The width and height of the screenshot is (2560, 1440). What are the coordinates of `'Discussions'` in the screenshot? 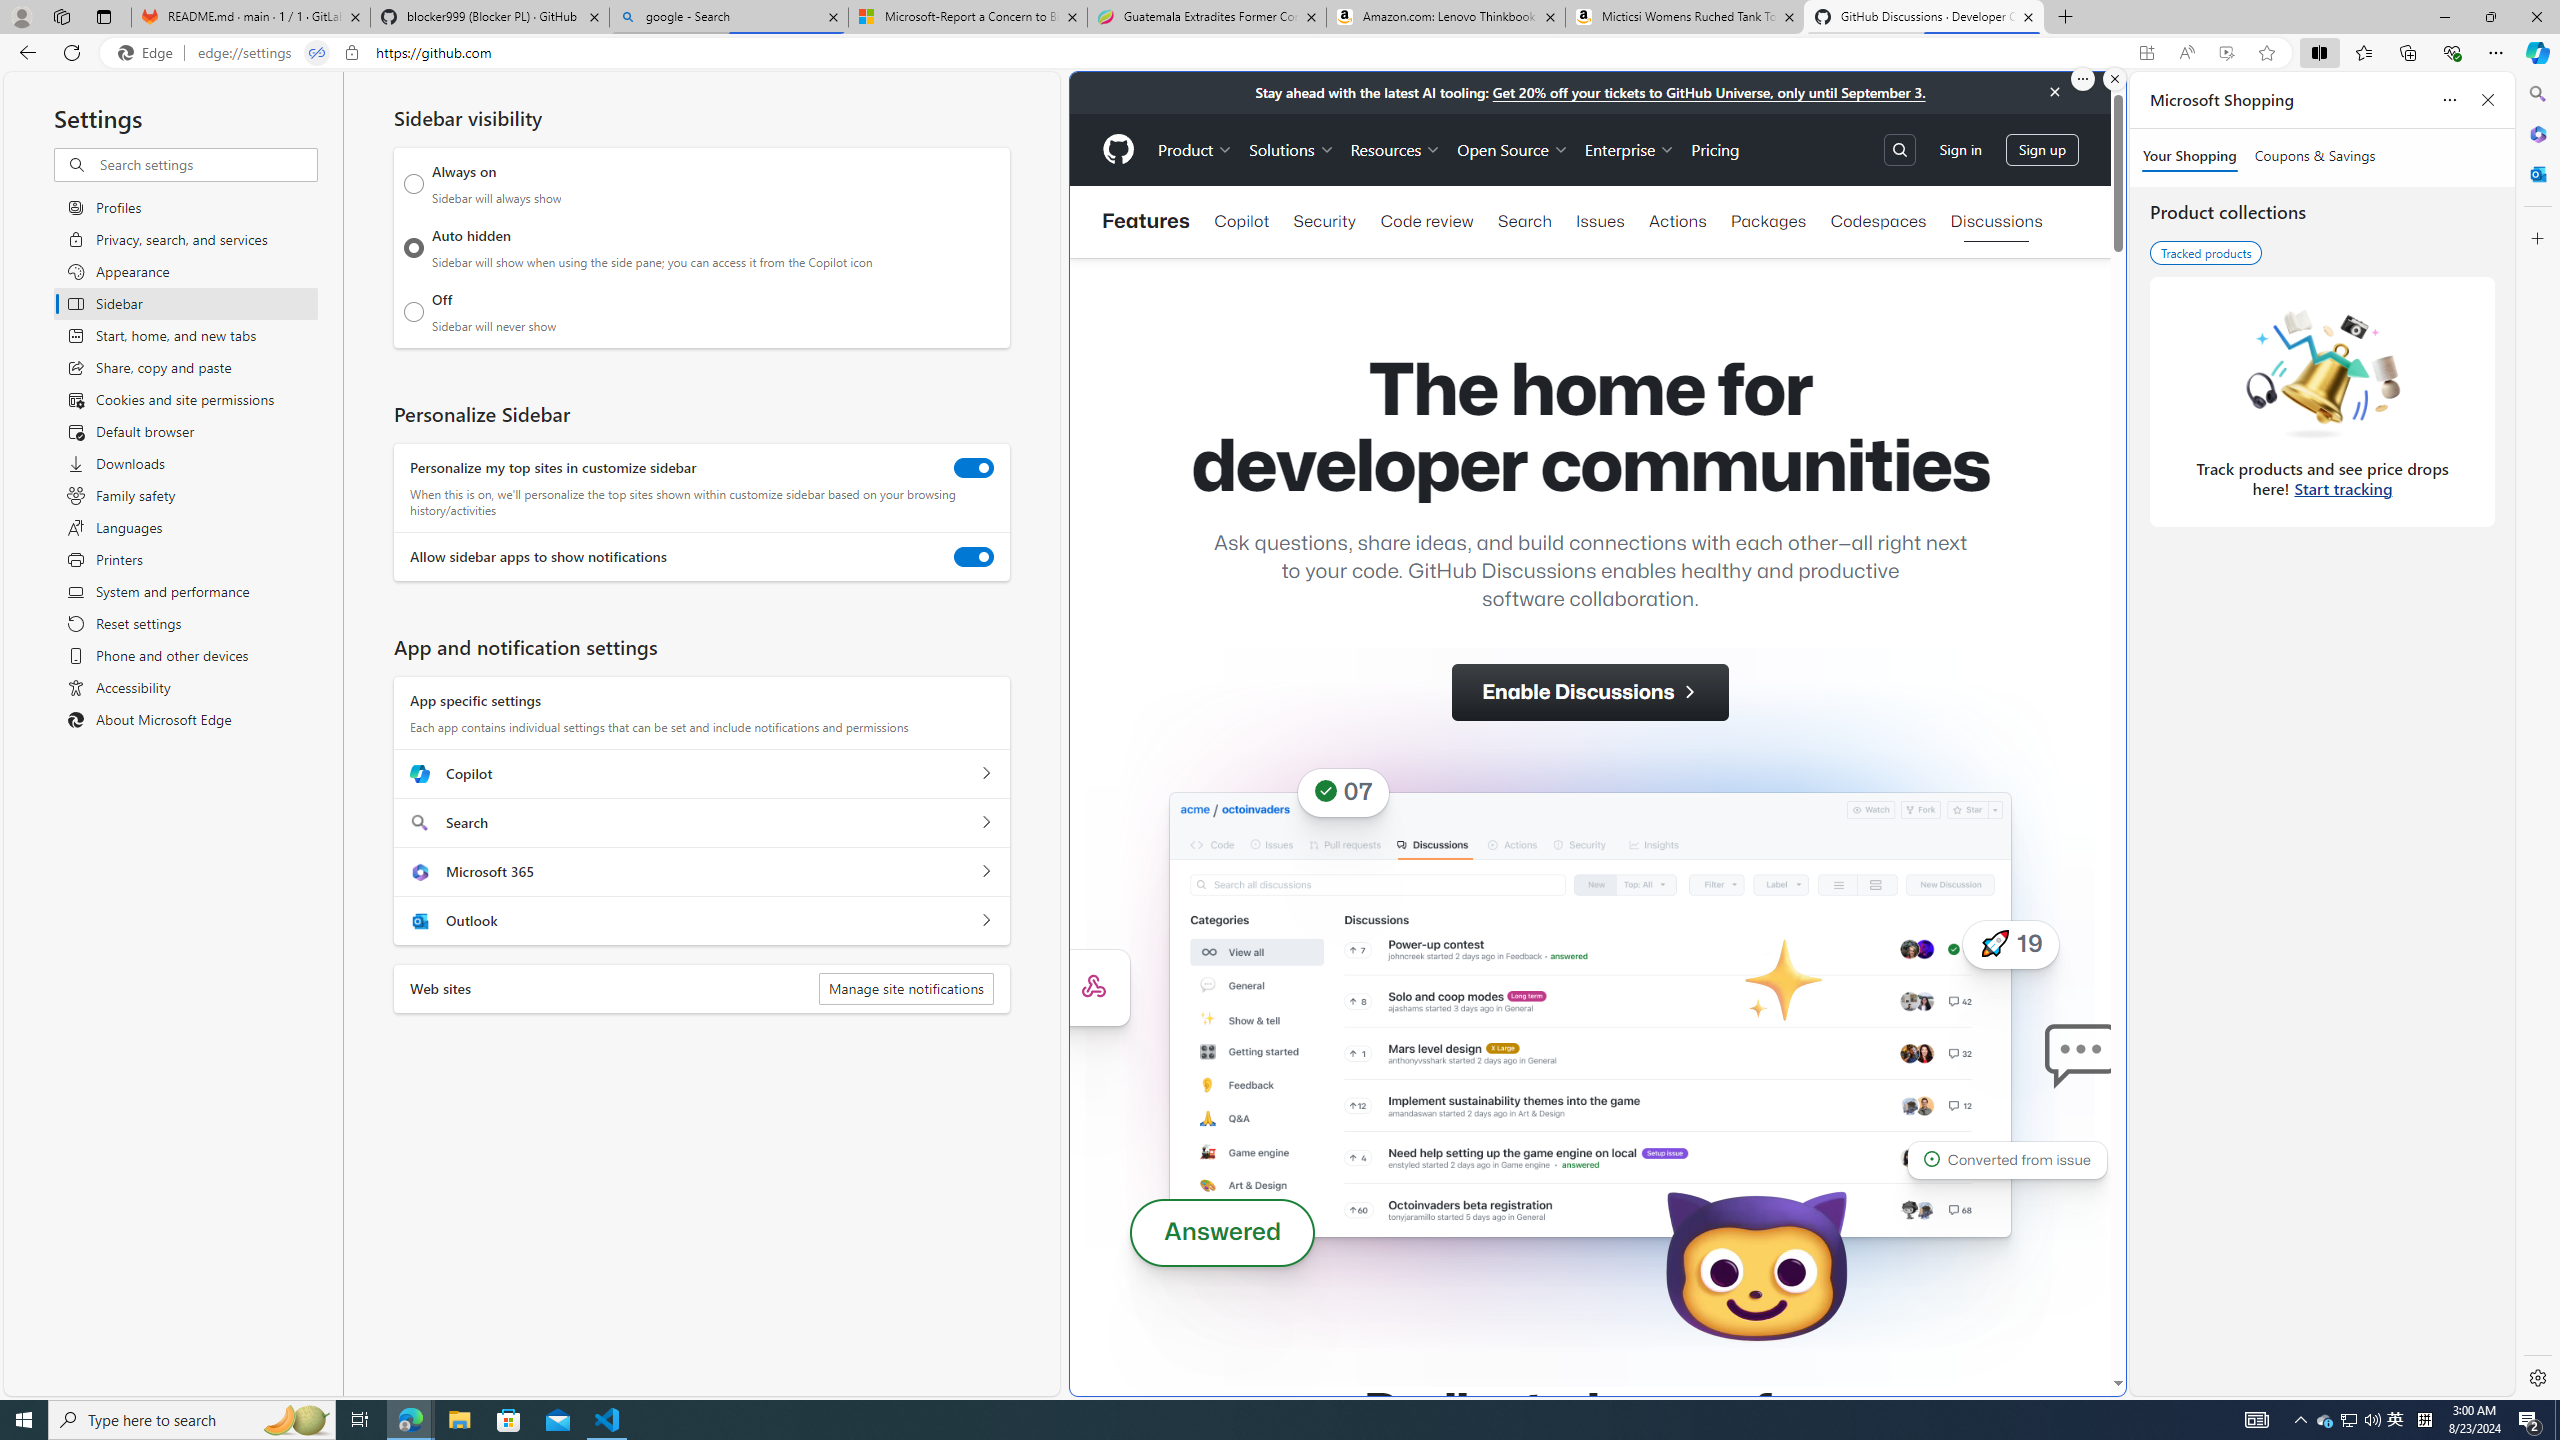 It's located at (1996, 221).